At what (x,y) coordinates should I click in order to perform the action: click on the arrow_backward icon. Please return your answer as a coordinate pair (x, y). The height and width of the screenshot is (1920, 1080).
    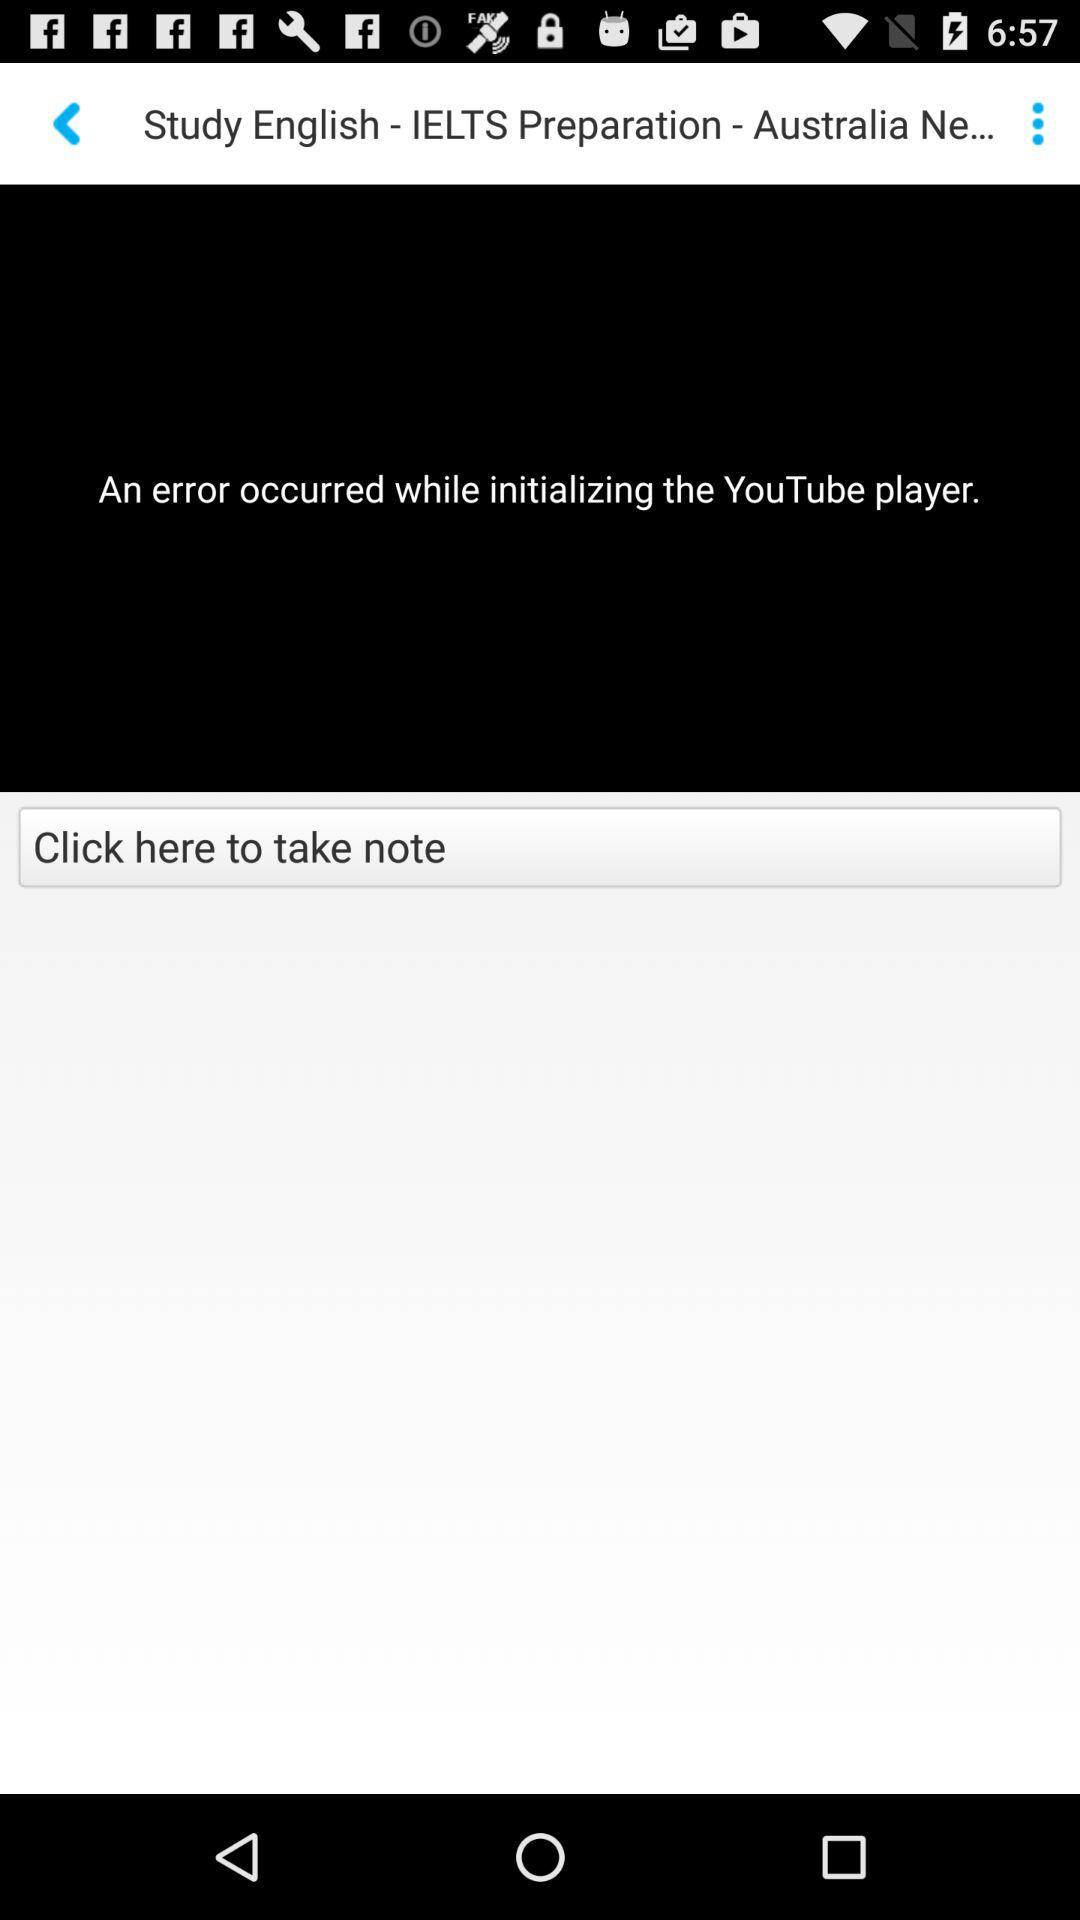
    Looking at the image, I should click on (68, 131).